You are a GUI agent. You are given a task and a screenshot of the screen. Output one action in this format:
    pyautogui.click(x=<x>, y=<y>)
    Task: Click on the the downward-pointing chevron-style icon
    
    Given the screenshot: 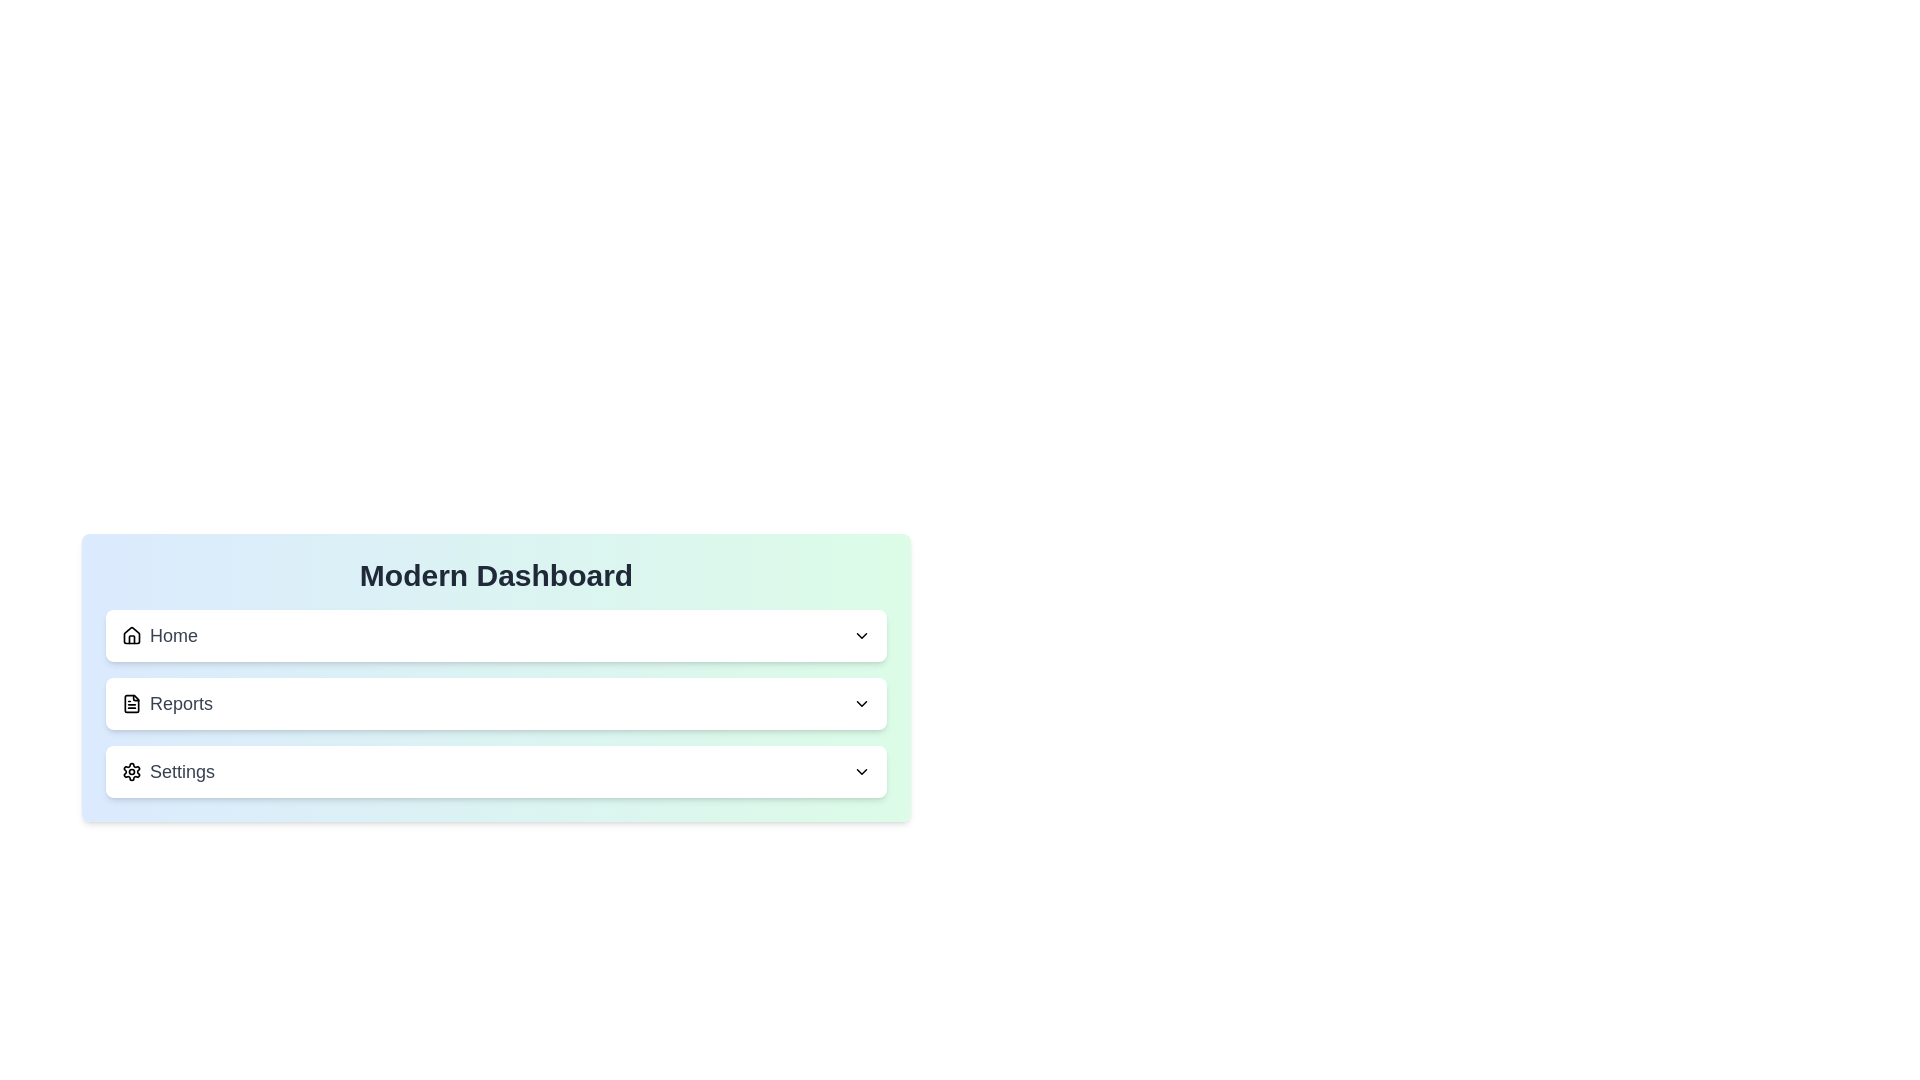 What is the action you would take?
    pyautogui.click(x=862, y=703)
    